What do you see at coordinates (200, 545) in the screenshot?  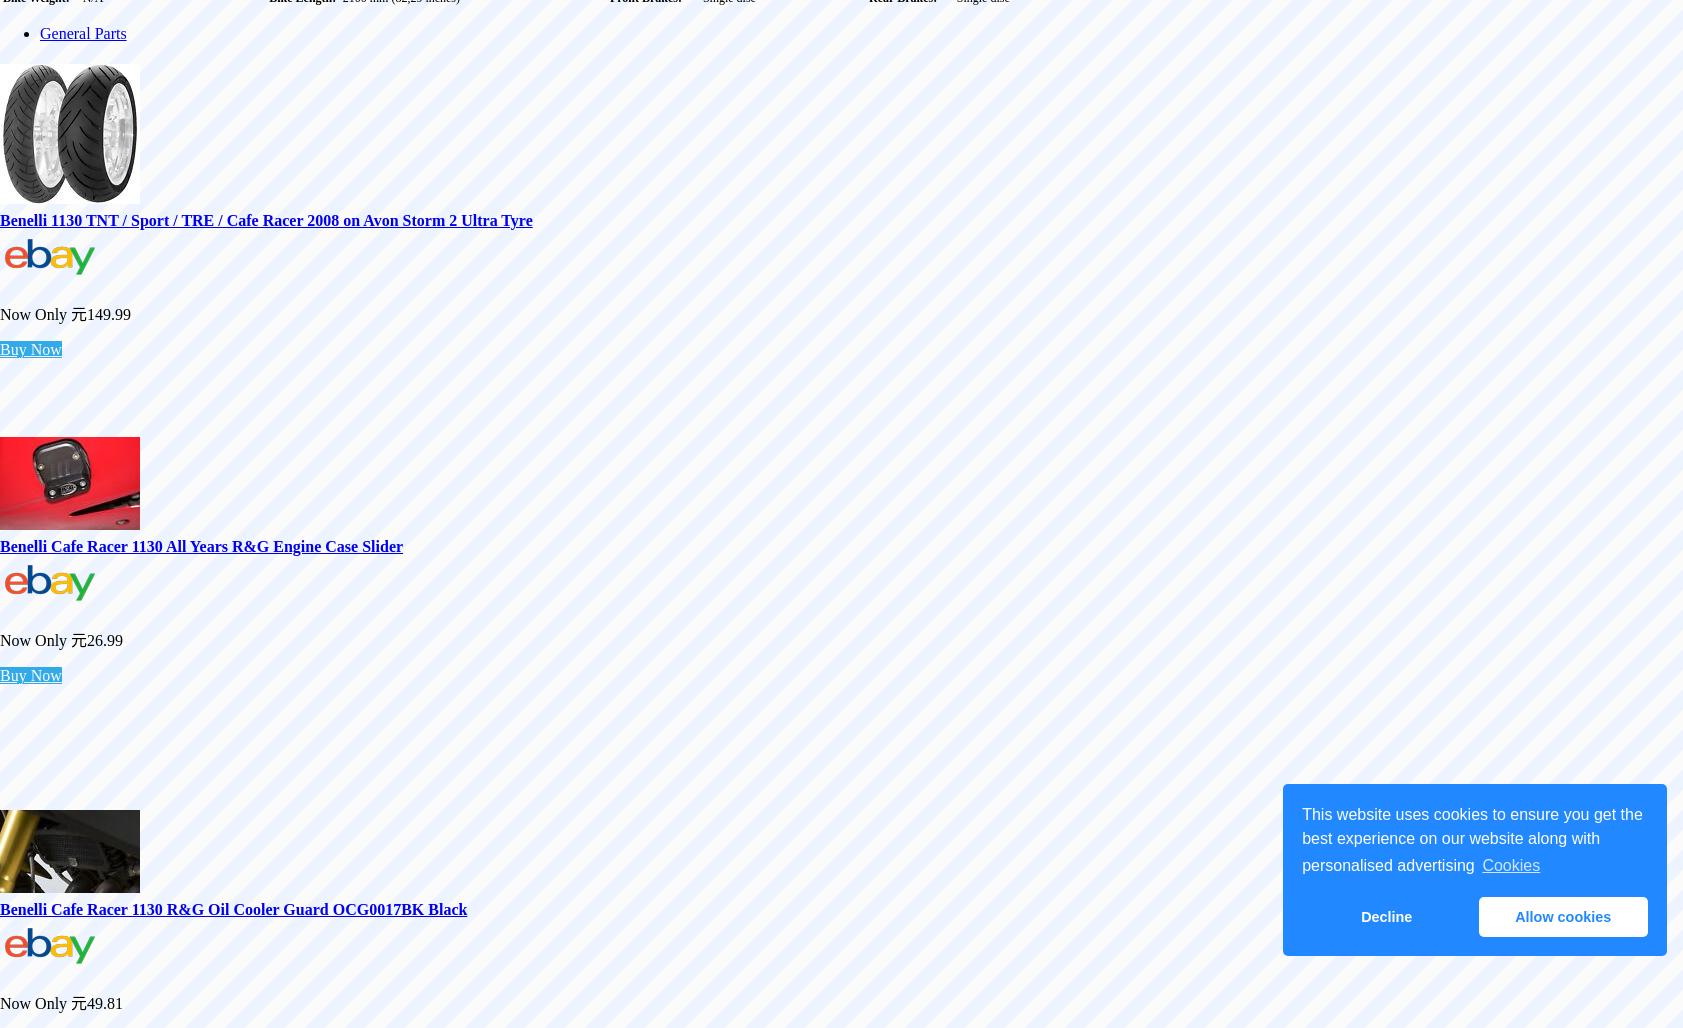 I see `'Benelli Cafe Racer 1130 All Years R&G Engine Case Slider'` at bounding box center [200, 545].